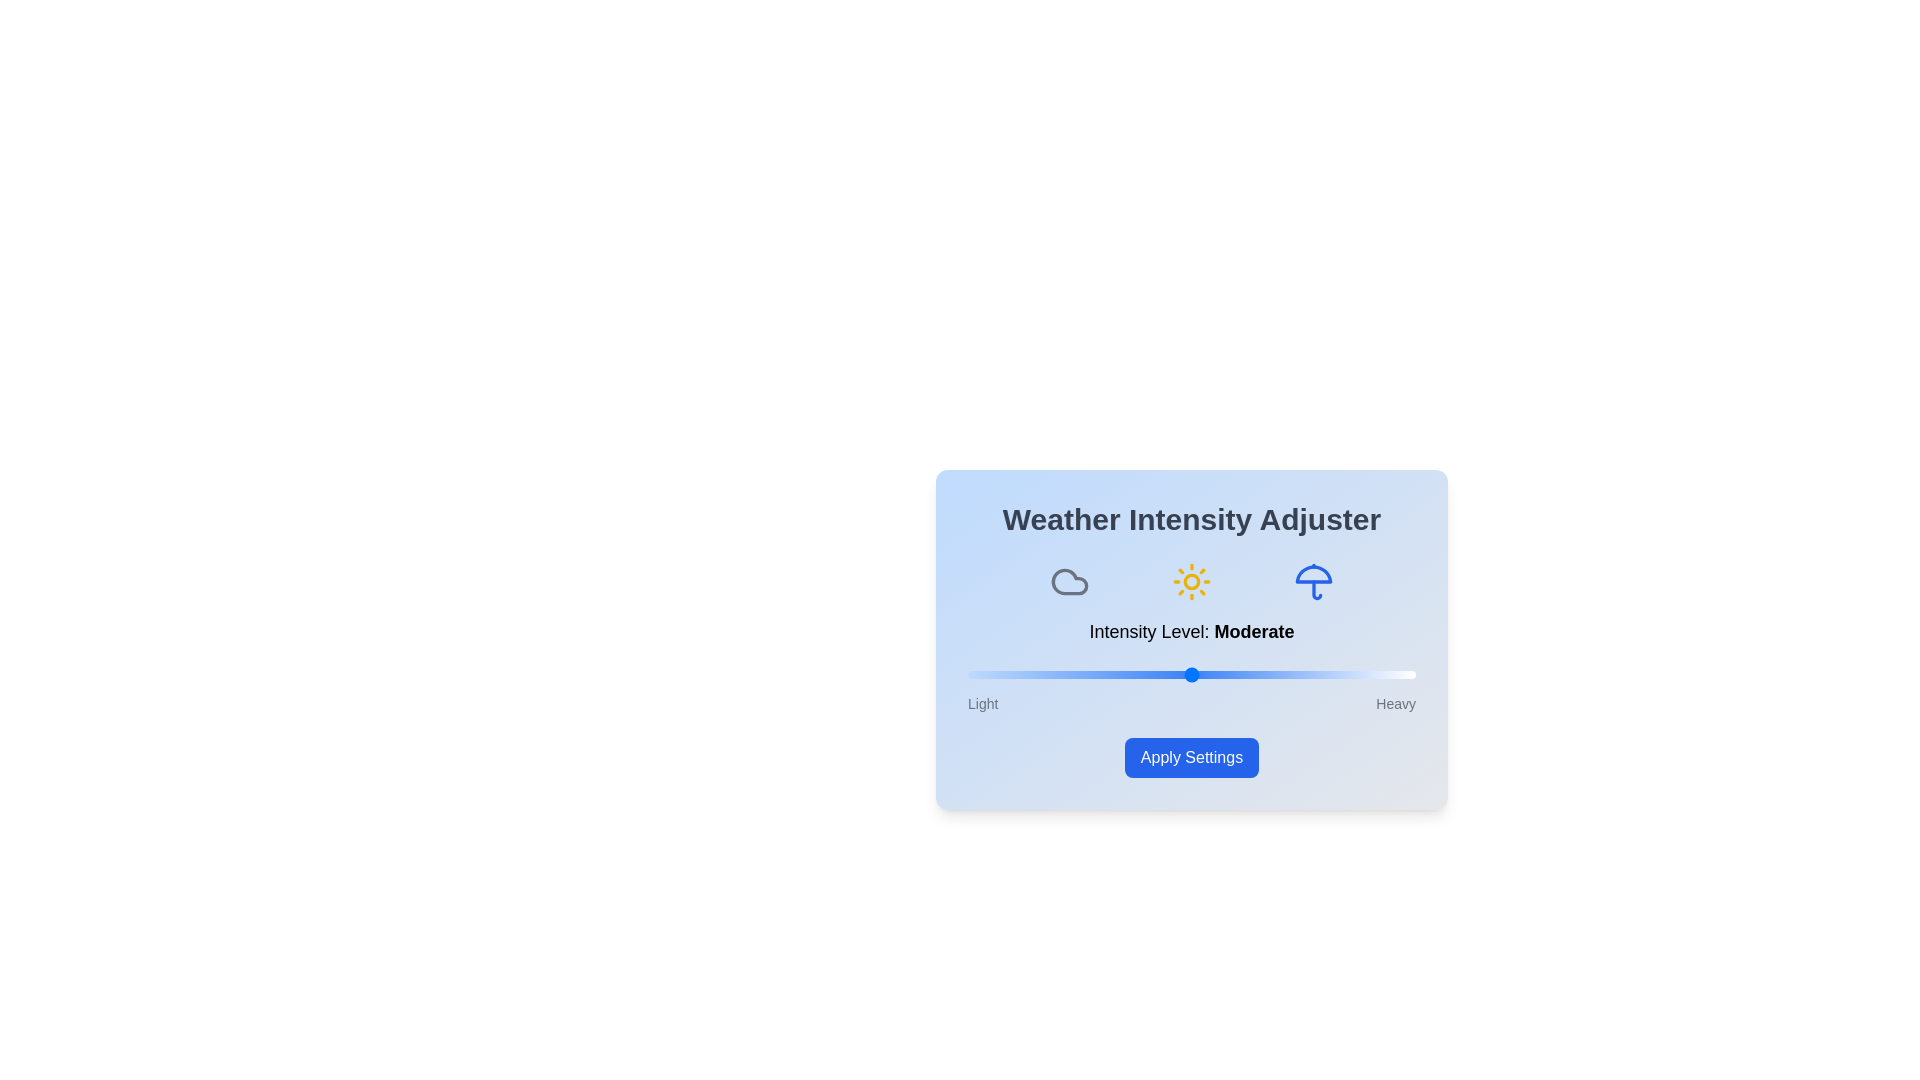 The width and height of the screenshot is (1920, 1080). What do you see at coordinates (1069, 582) in the screenshot?
I see `the cloud icon` at bounding box center [1069, 582].